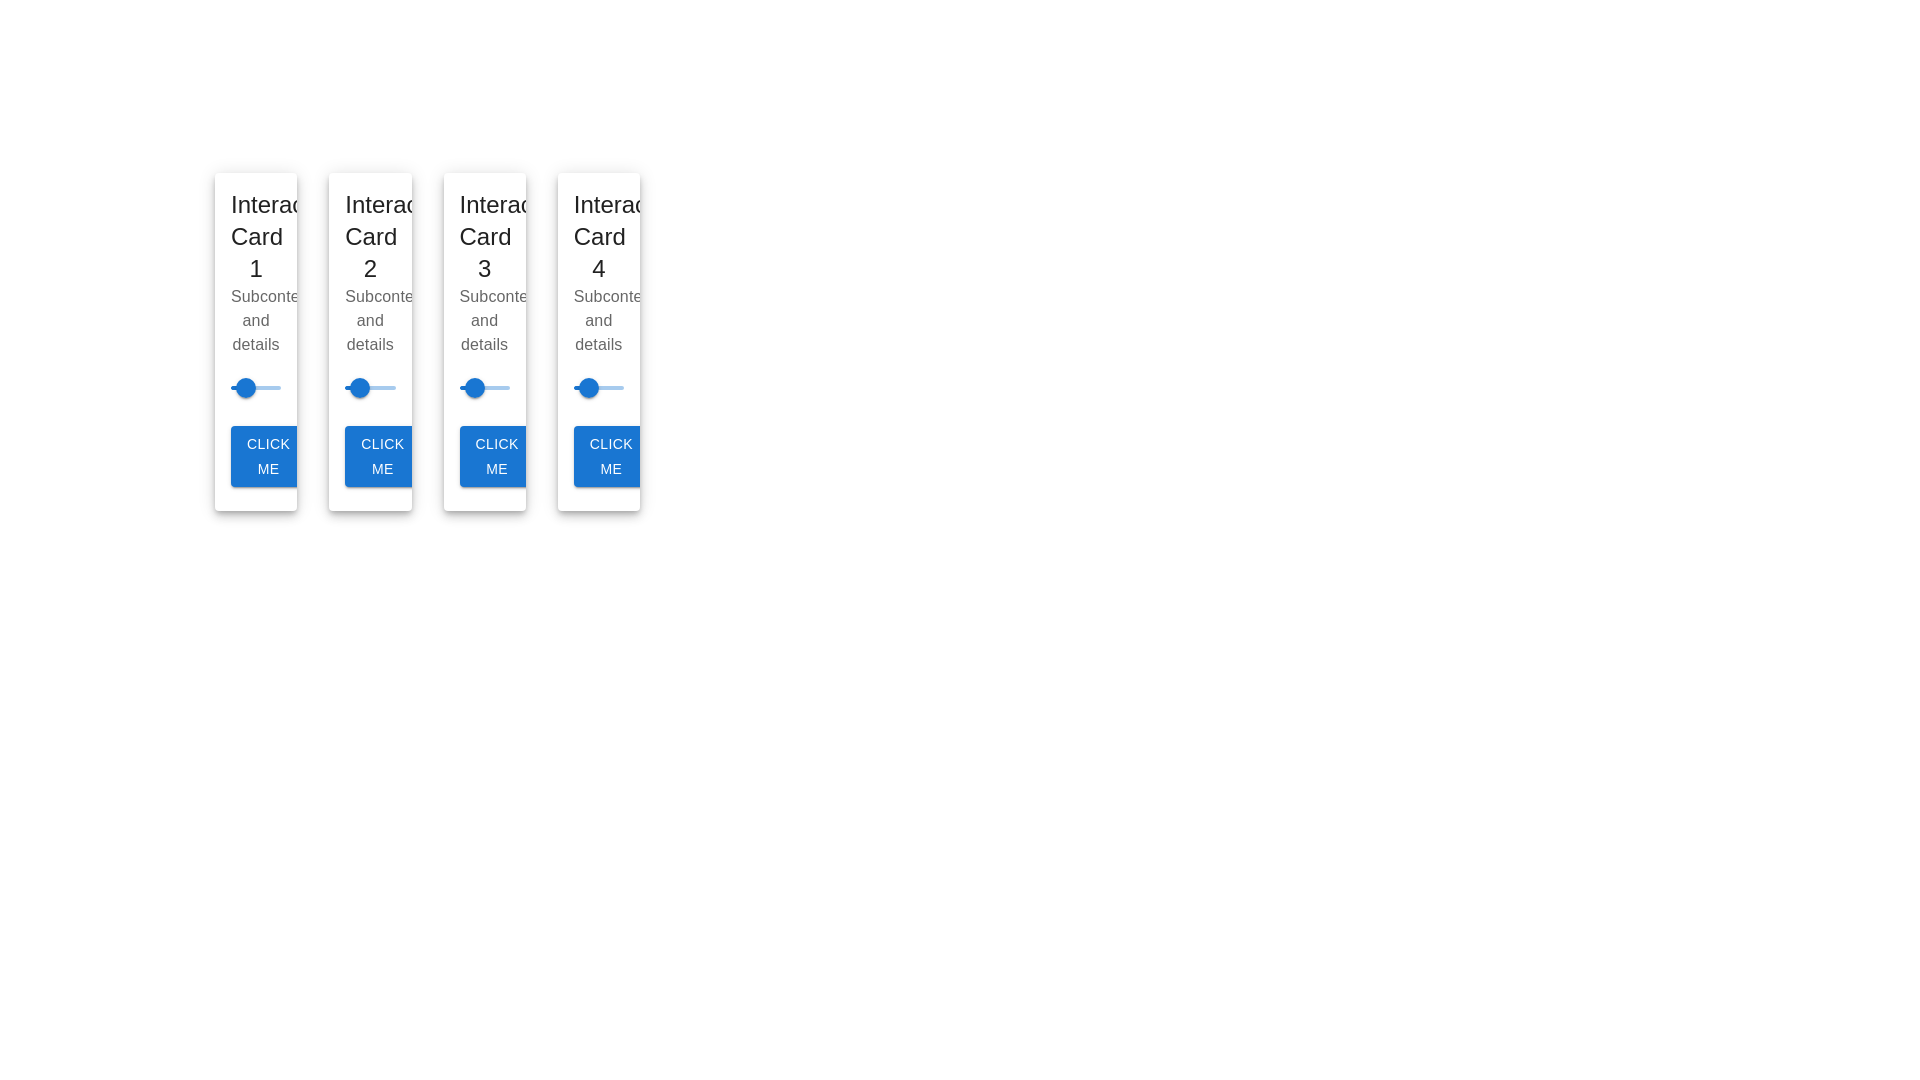  What do you see at coordinates (597, 388) in the screenshot?
I see `the thumb of the slider located in 'Interactive Card 4' above the 'Click Me' button` at bounding box center [597, 388].